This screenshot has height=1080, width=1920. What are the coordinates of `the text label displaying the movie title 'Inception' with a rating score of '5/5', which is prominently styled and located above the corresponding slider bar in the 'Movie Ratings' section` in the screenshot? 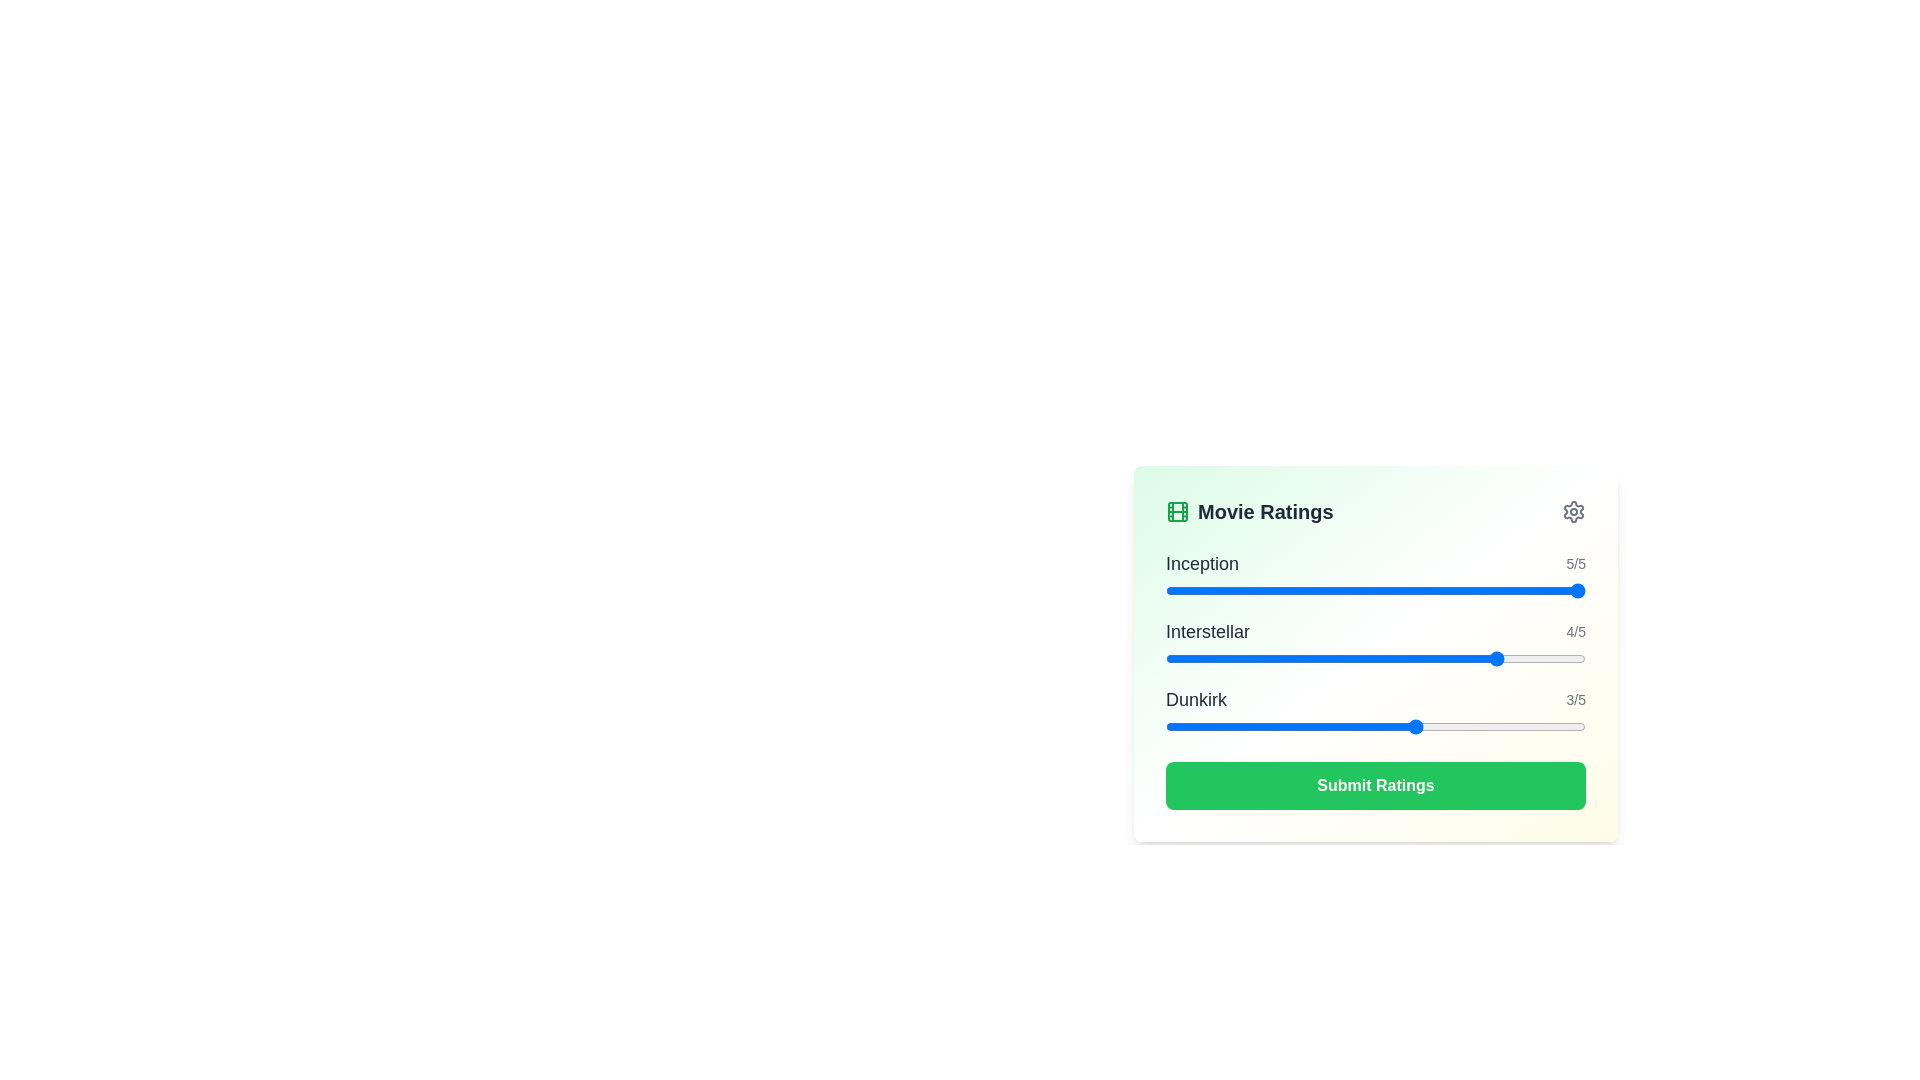 It's located at (1375, 563).